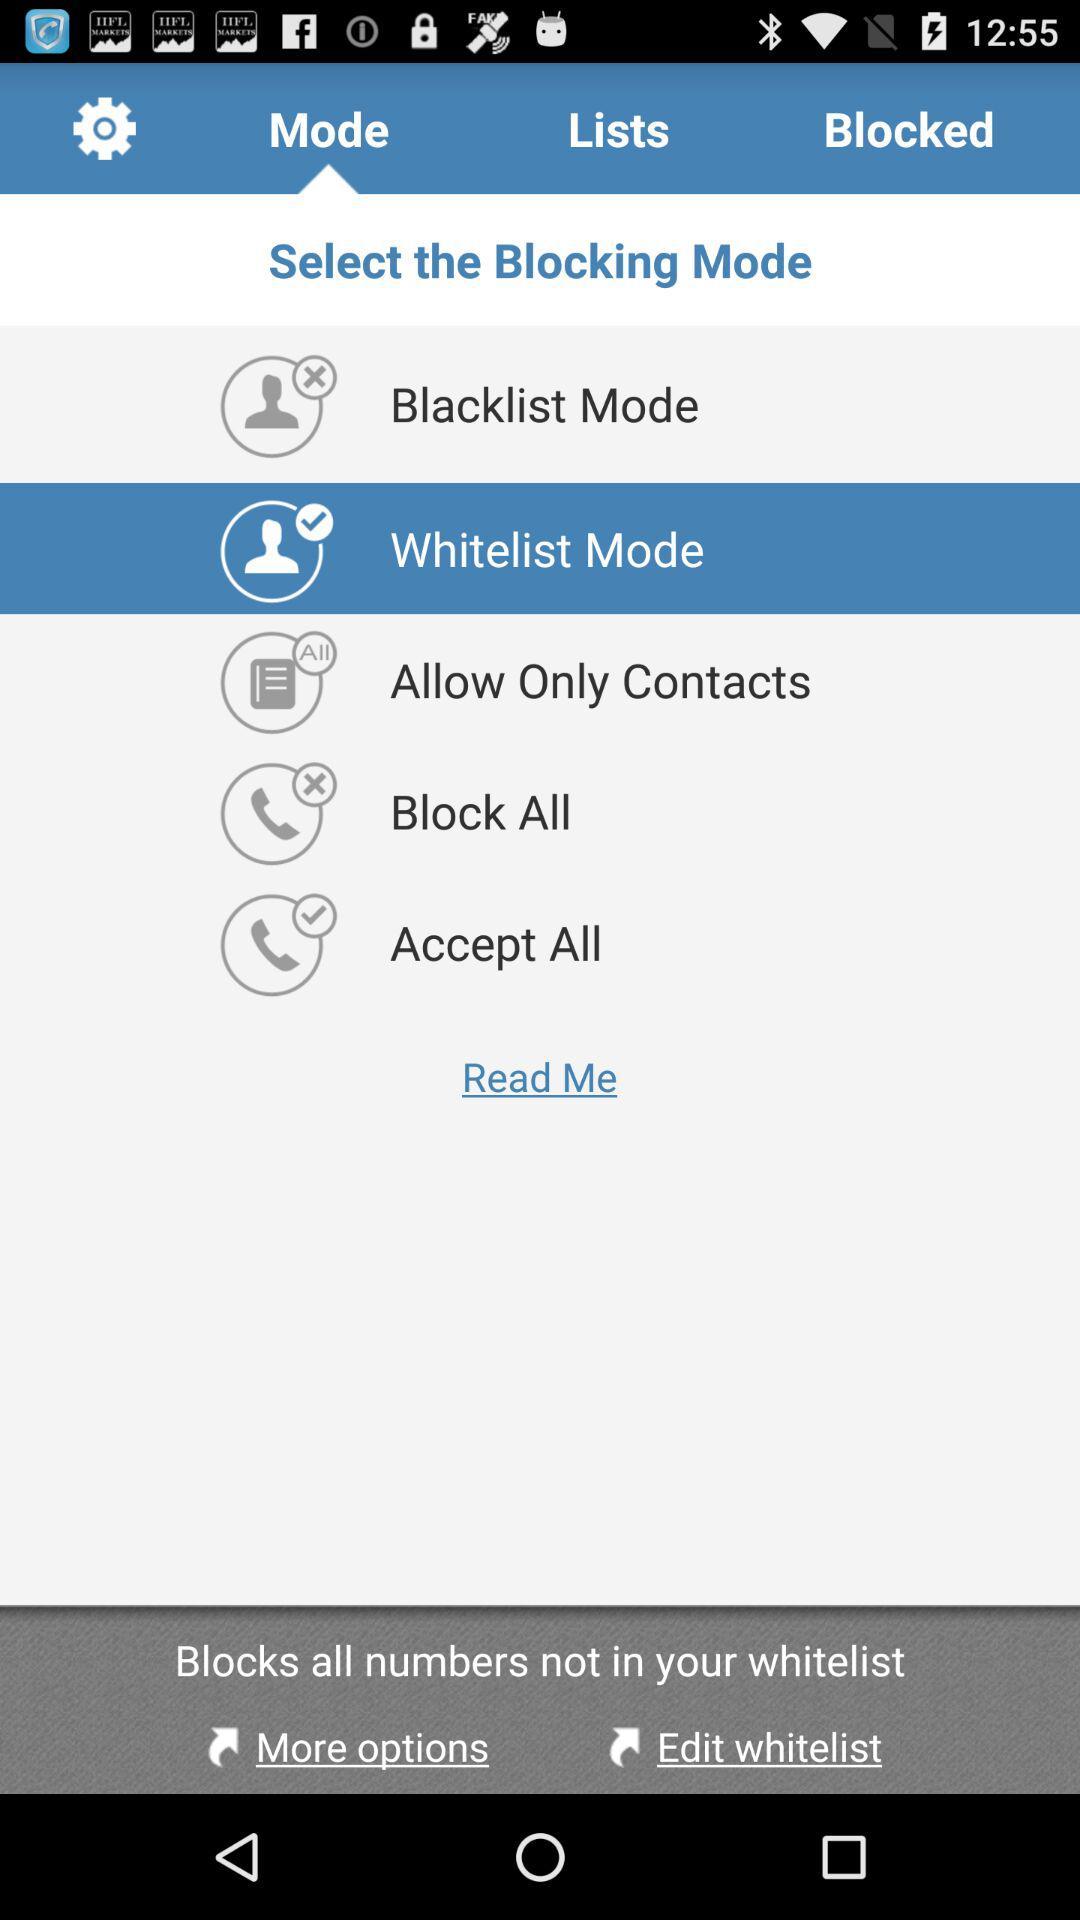  What do you see at coordinates (104, 127) in the screenshot?
I see `icon above the select the blocking app` at bounding box center [104, 127].